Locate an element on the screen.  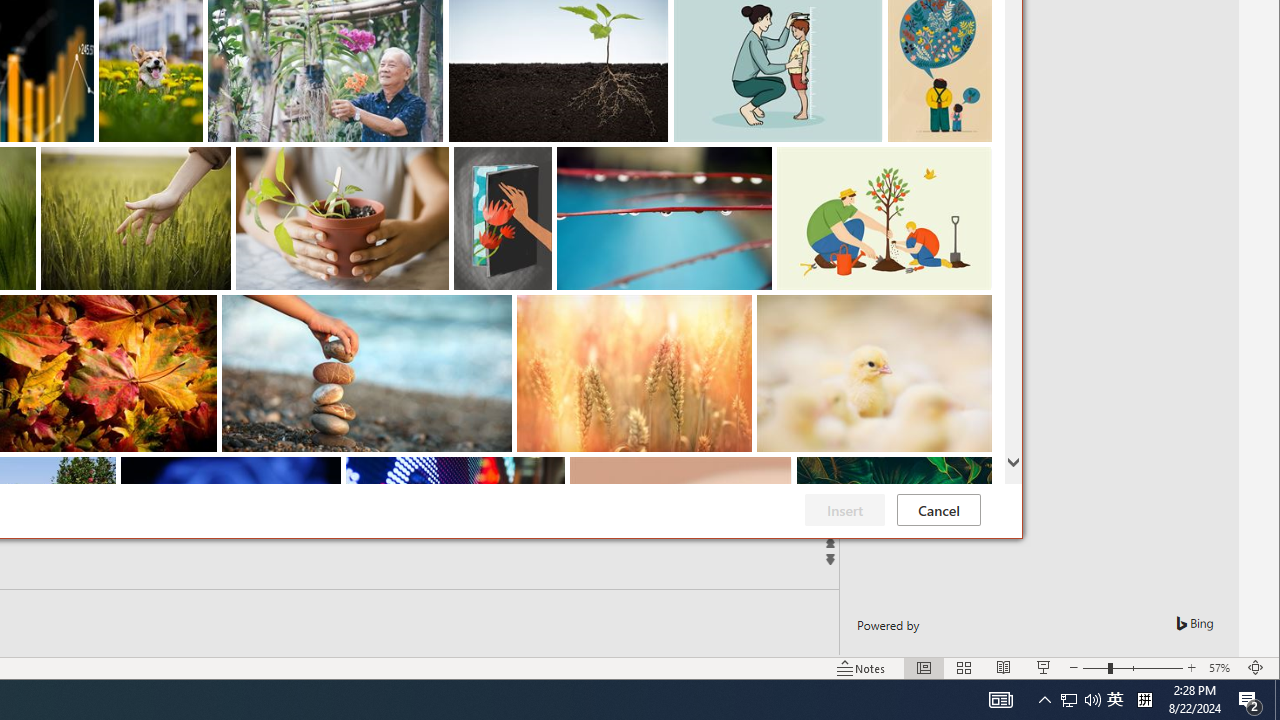
'Notes ' is located at coordinates (861, 668).